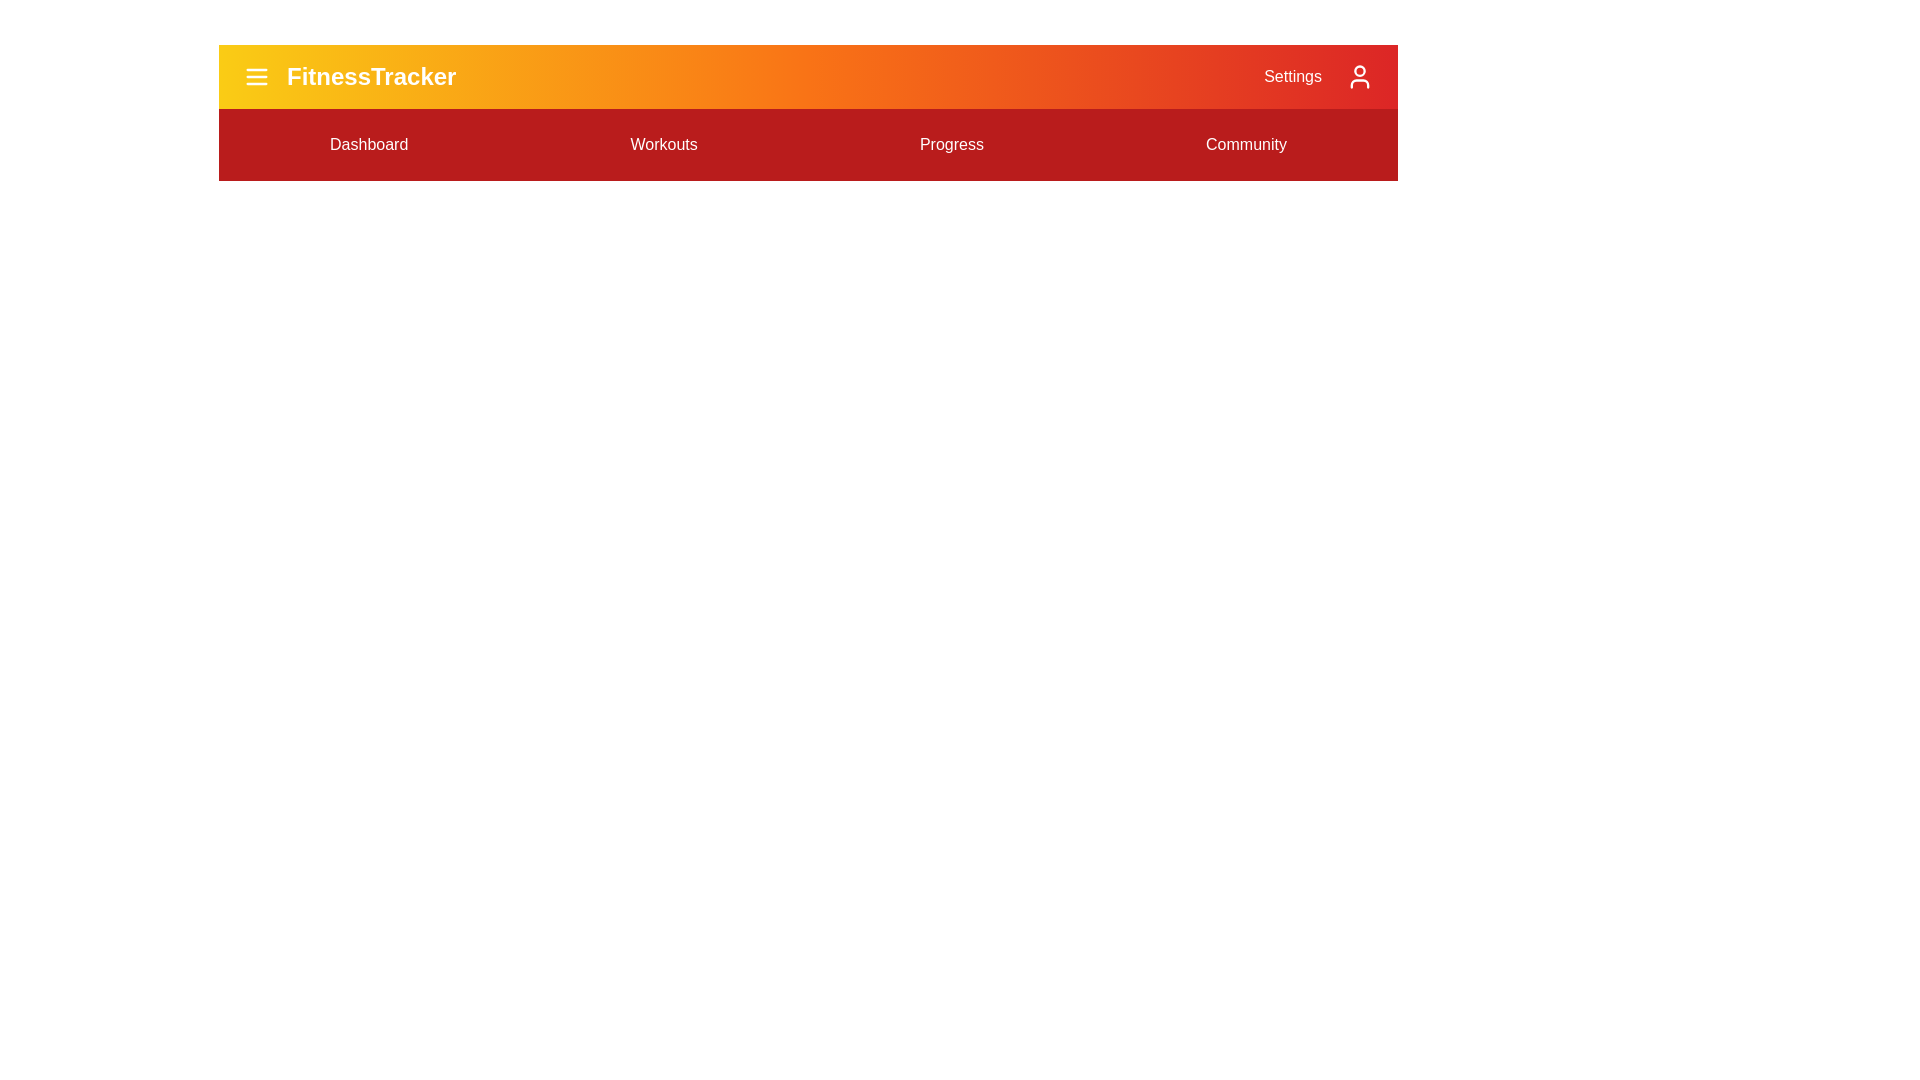 This screenshot has height=1080, width=1920. Describe the element at coordinates (1359, 76) in the screenshot. I see `the user profile icon` at that location.